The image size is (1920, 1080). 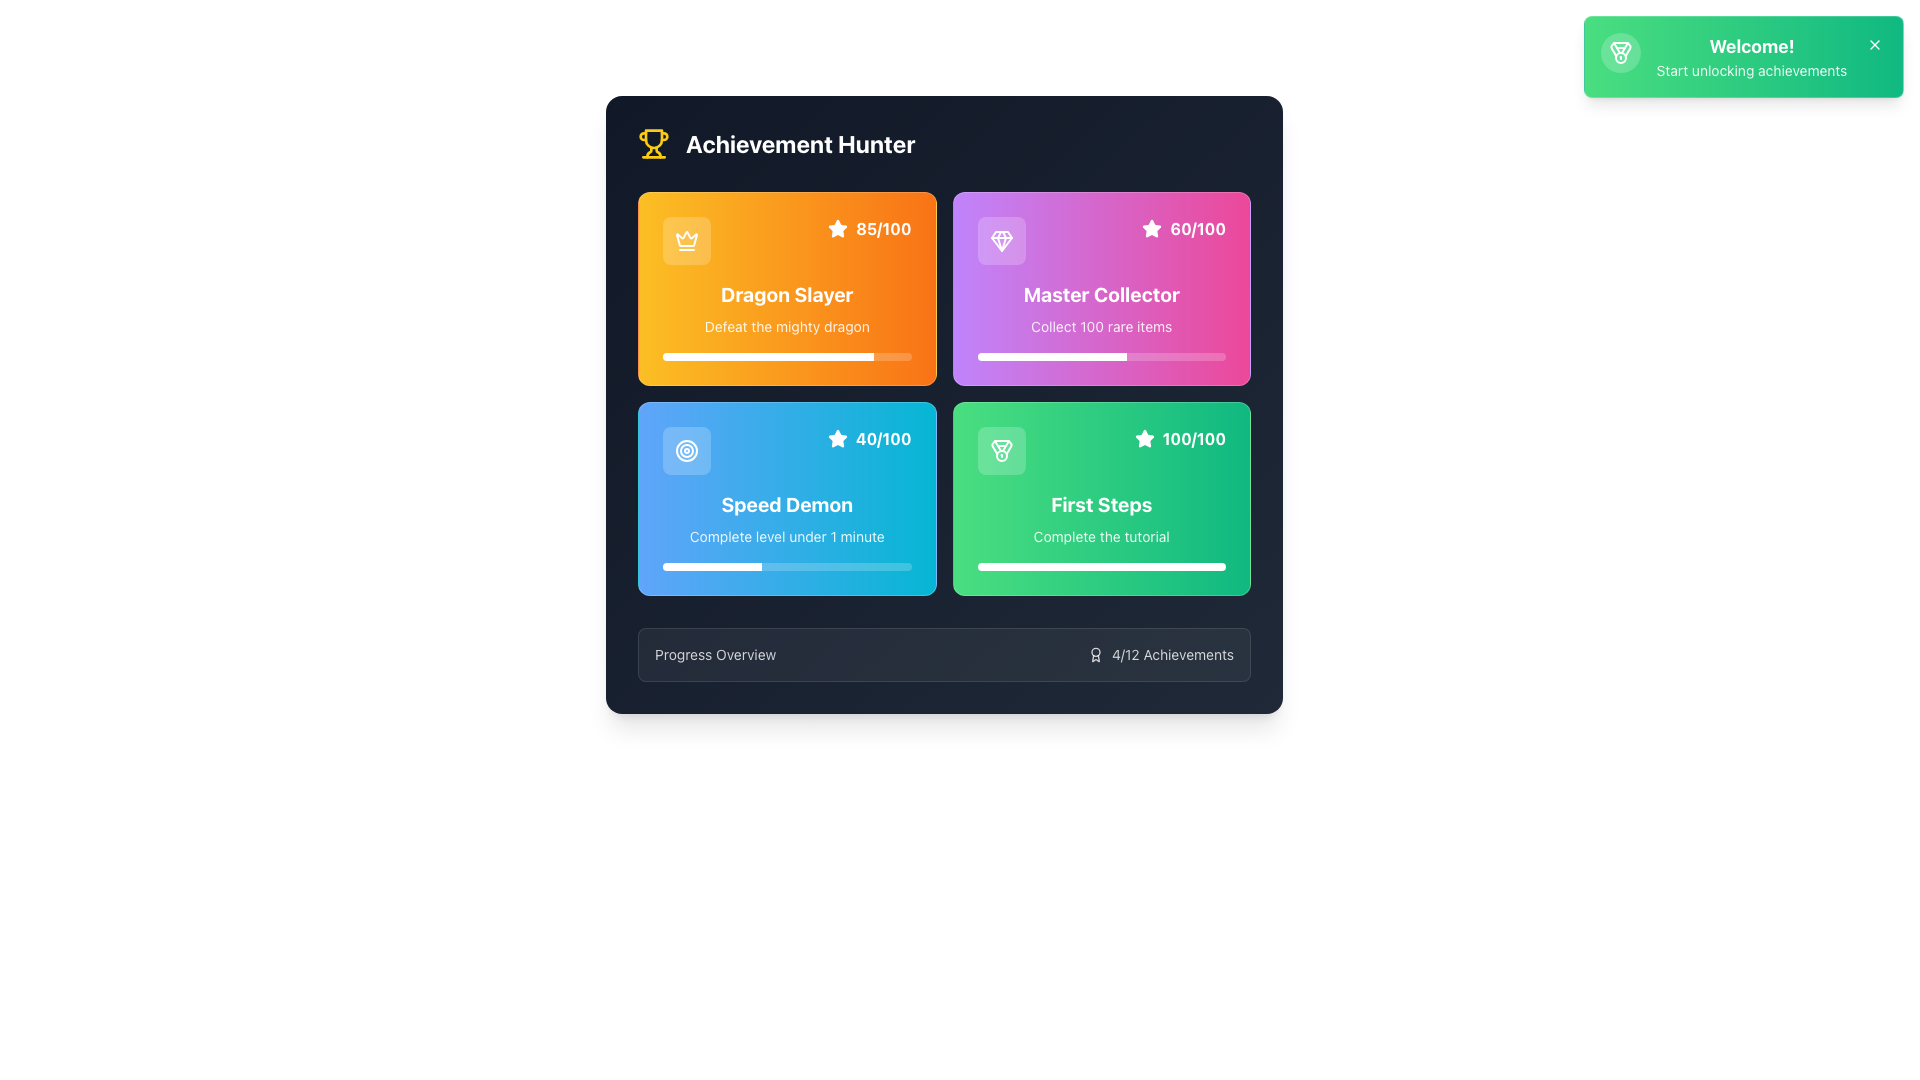 What do you see at coordinates (653, 142) in the screenshot?
I see `the trophy icon that is located to the left of the 'Achievement Hunter' text, which is styled with a clean and modern appearance and has a yellow color` at bounding box center [653, 142].